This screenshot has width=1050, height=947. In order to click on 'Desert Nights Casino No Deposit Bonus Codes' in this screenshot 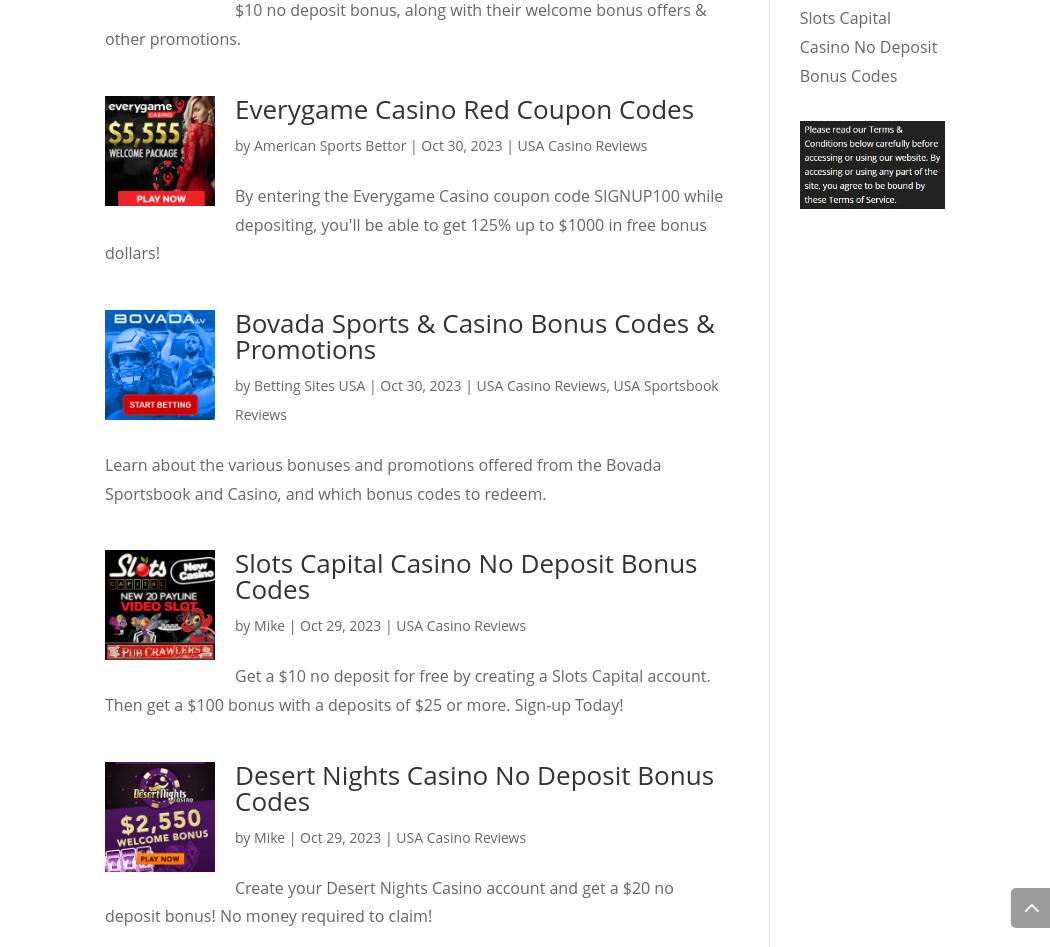, I will do `click(474, 786)`.